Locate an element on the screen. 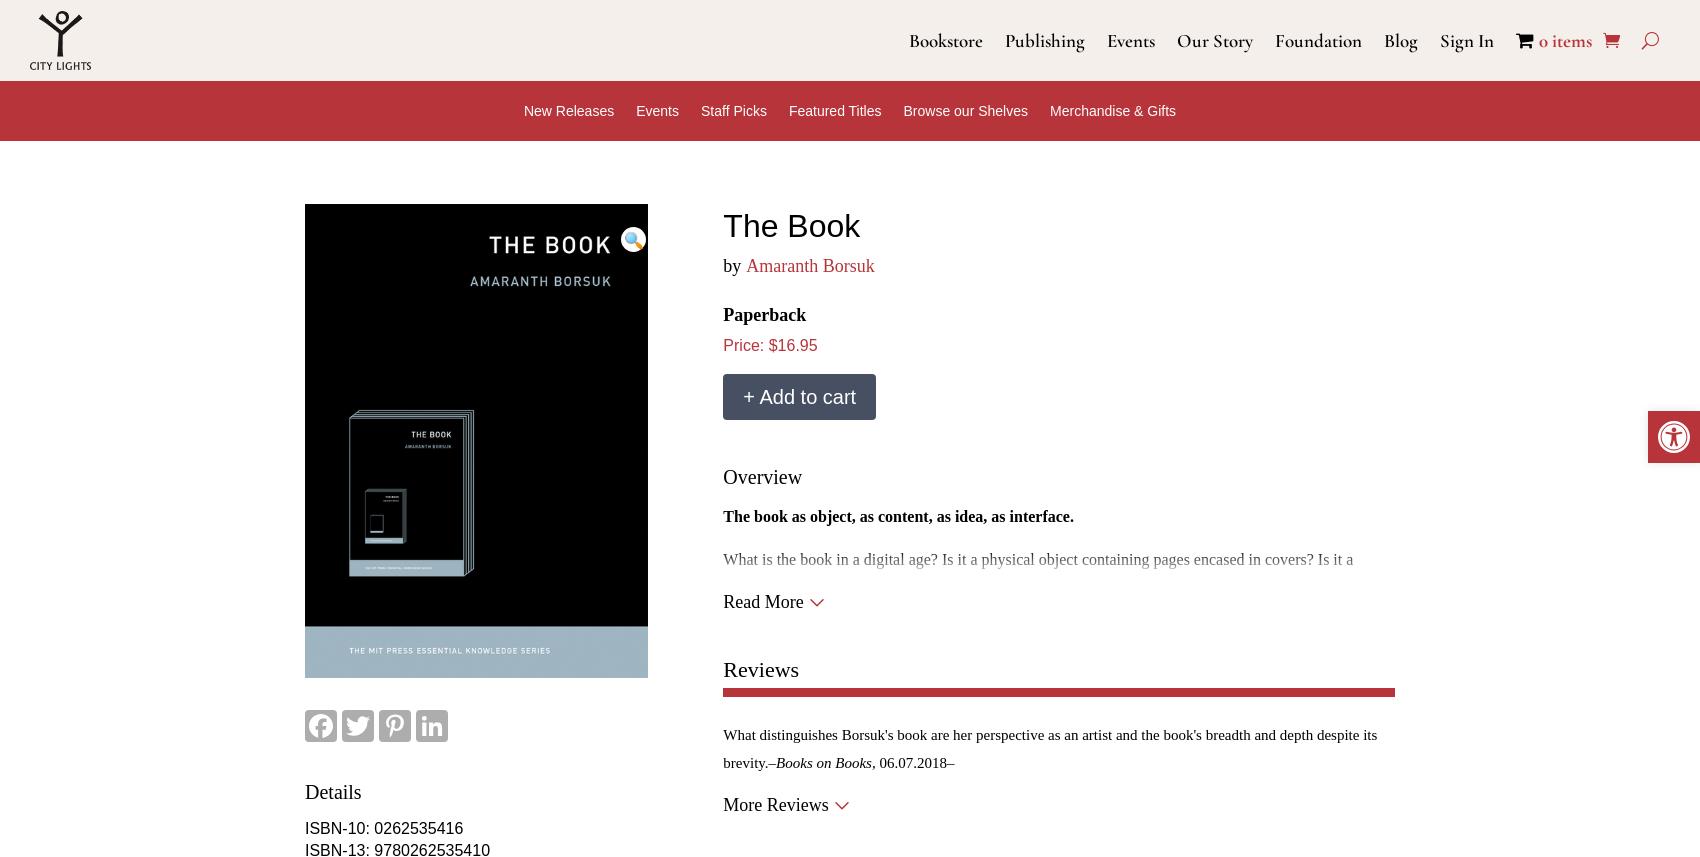 The image size is (1700, 857). 'Bookstore' is located at coordinates (946, 39).